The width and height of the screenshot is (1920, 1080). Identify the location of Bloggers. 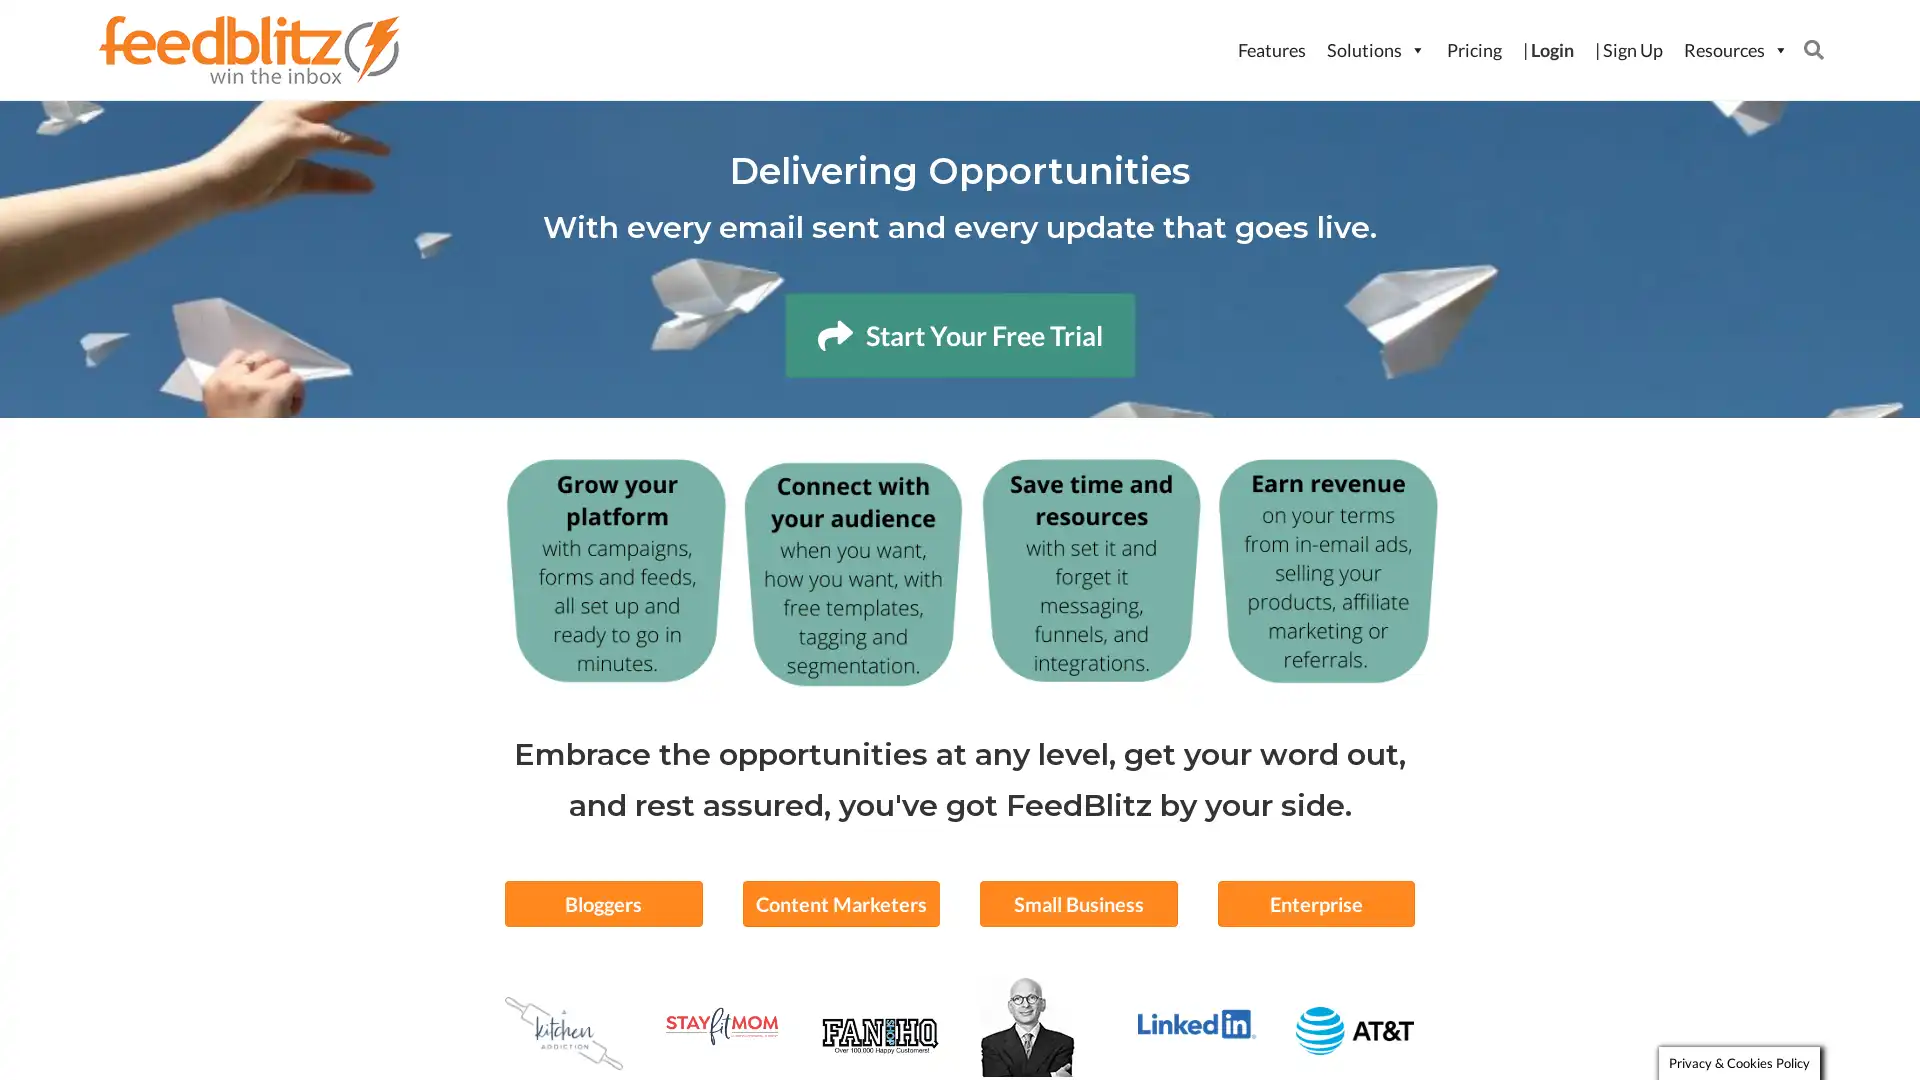
(602, 902).